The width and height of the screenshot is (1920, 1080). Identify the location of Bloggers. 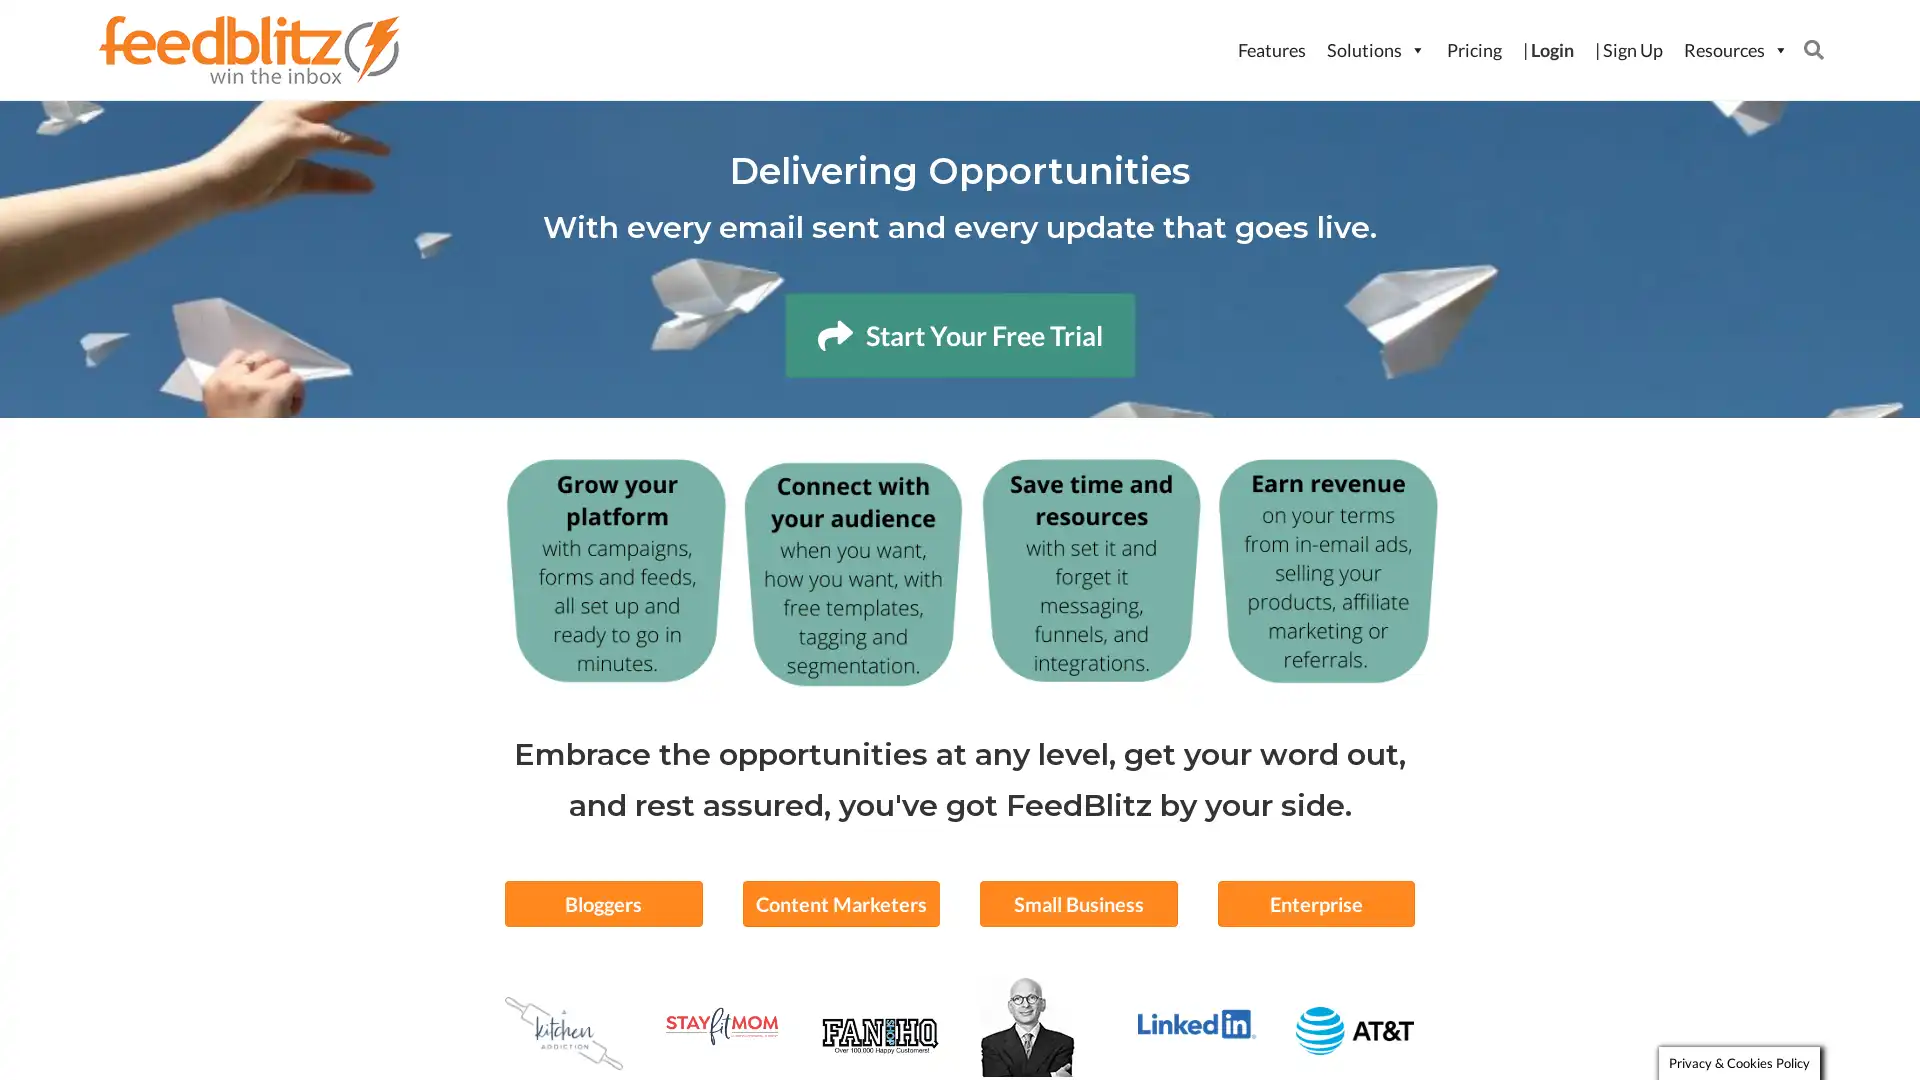
(602, 902).